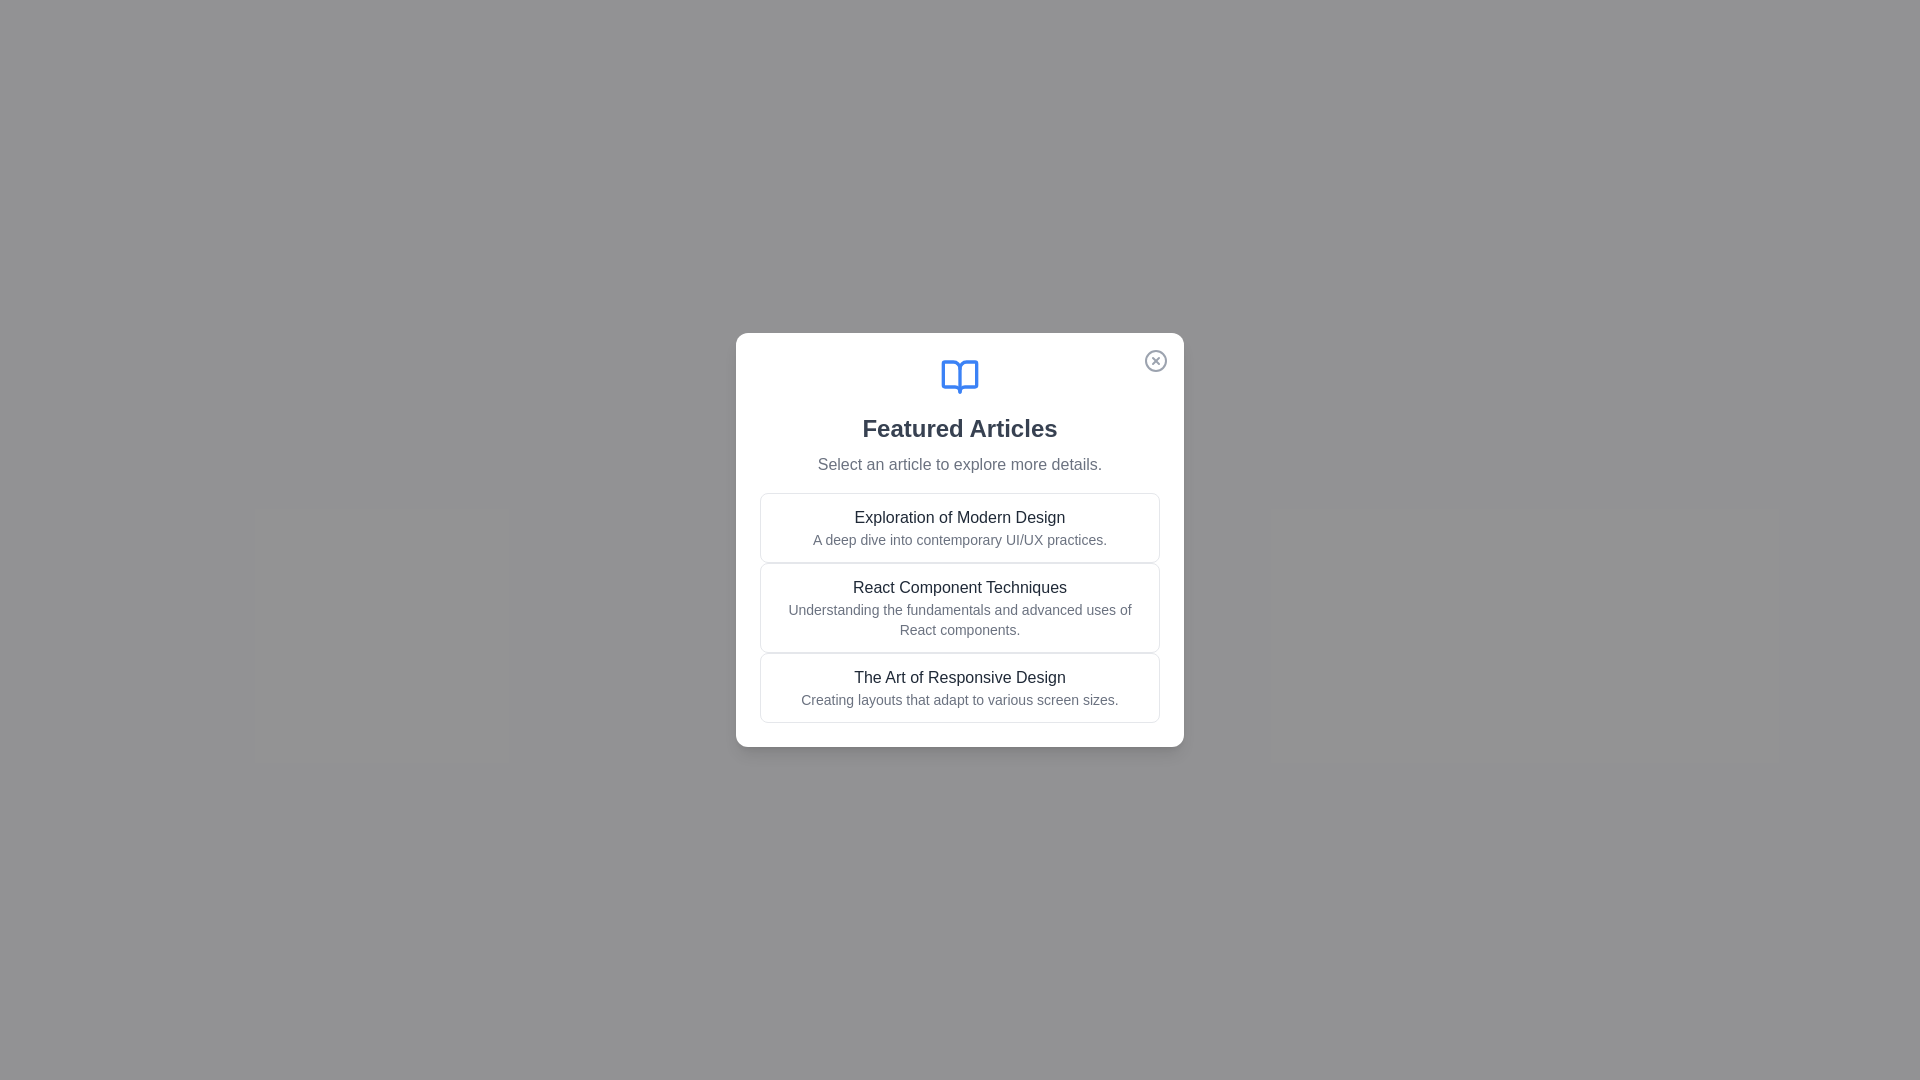 The image size is (1920, 1080). I want to click on the article titled Exploration of Modern Design from the list, so click(960, 527).